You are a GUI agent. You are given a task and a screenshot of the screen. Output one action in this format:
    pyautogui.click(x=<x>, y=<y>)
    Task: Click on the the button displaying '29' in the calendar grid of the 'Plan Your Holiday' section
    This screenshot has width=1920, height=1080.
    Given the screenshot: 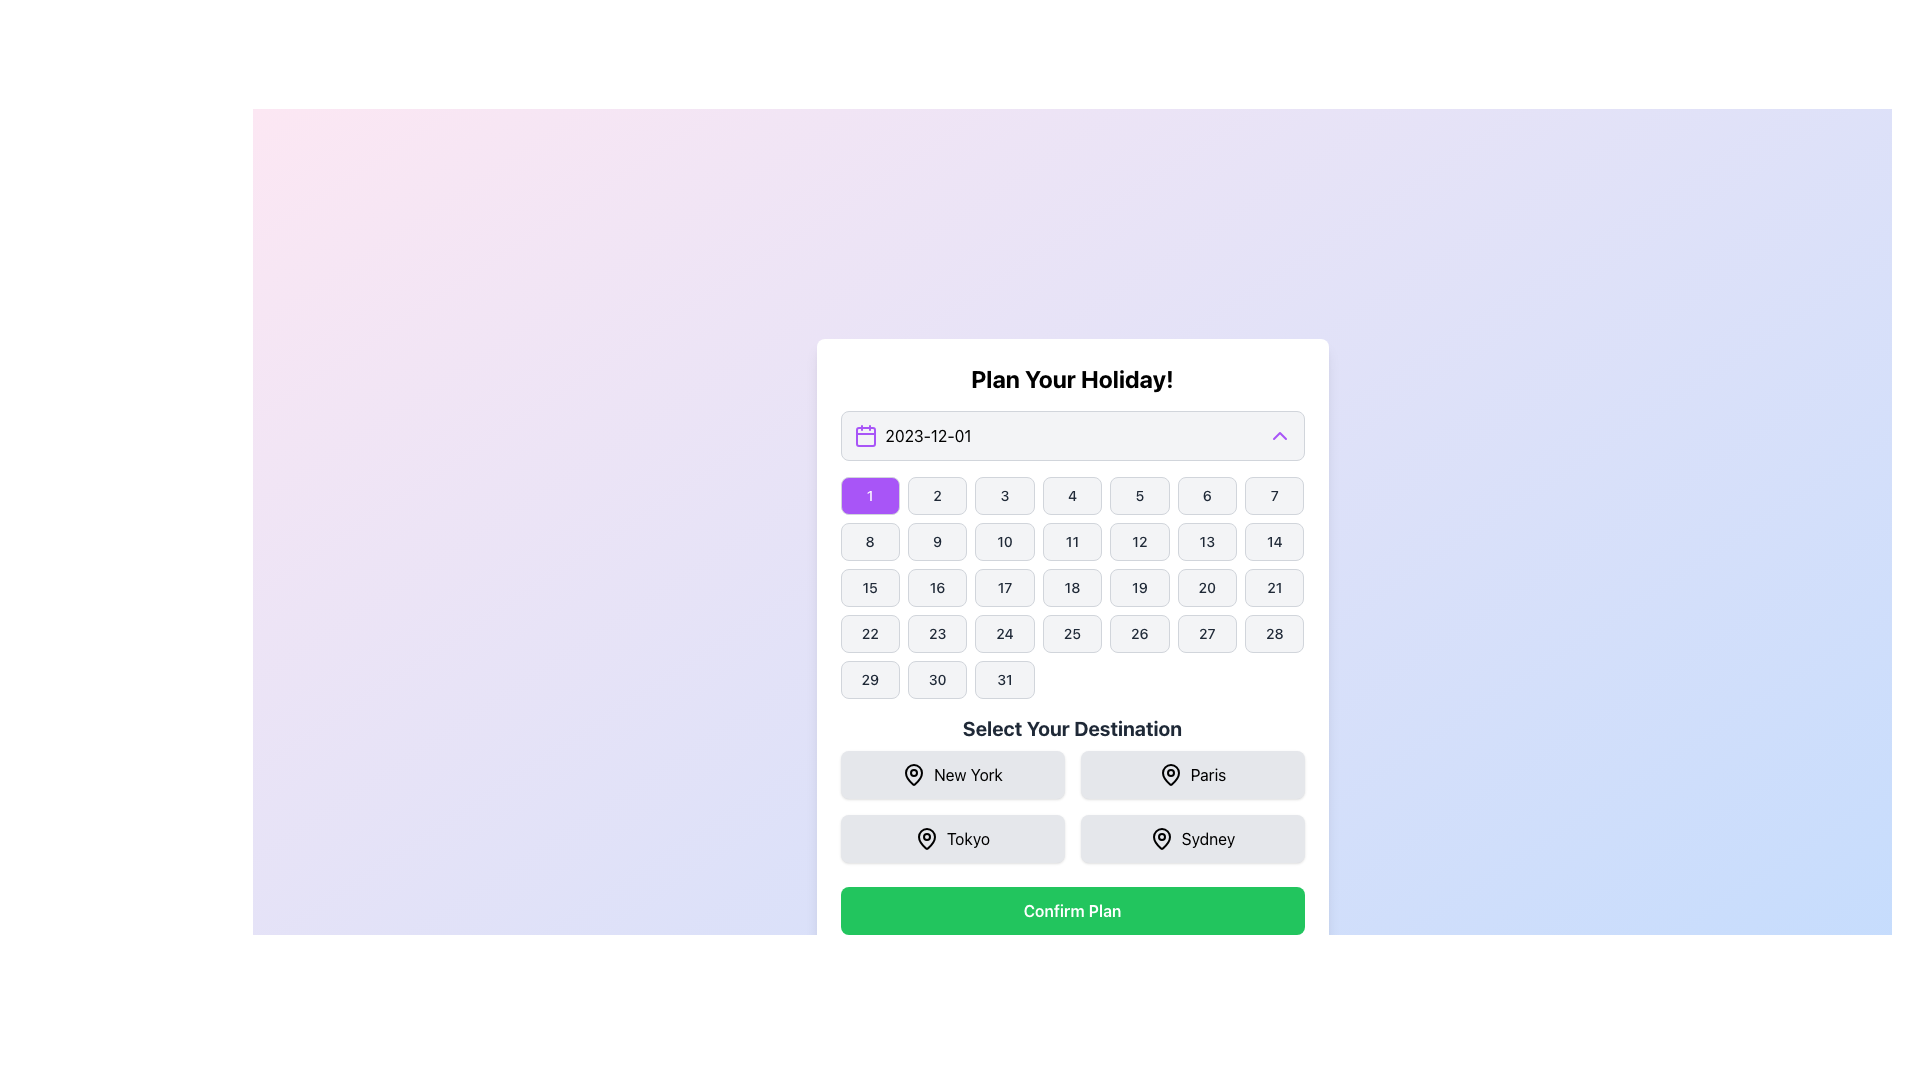 What is the action you would take?
    pyautogui.click(x=870, y=678)
    